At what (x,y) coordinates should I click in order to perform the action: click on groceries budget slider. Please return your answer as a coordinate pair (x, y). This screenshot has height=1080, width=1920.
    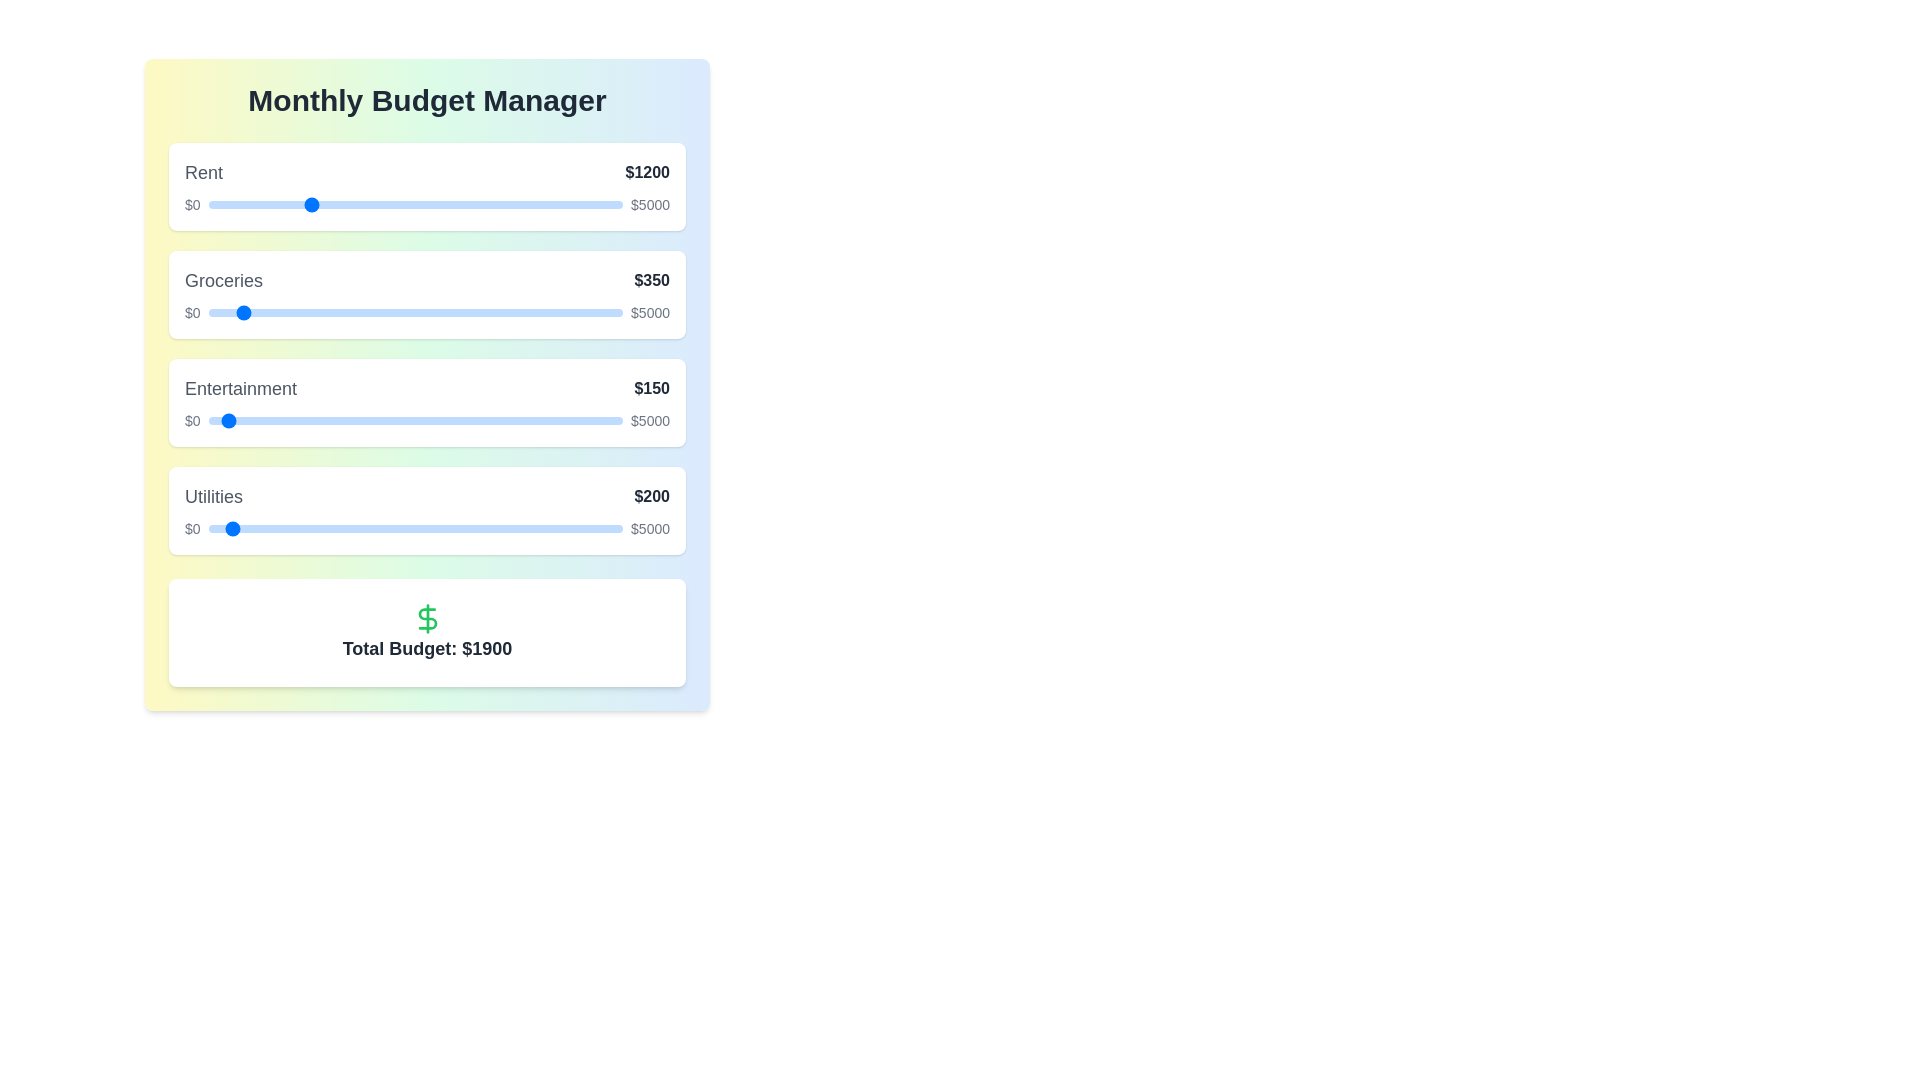
    Looking at the image, I should click on (284, 312).